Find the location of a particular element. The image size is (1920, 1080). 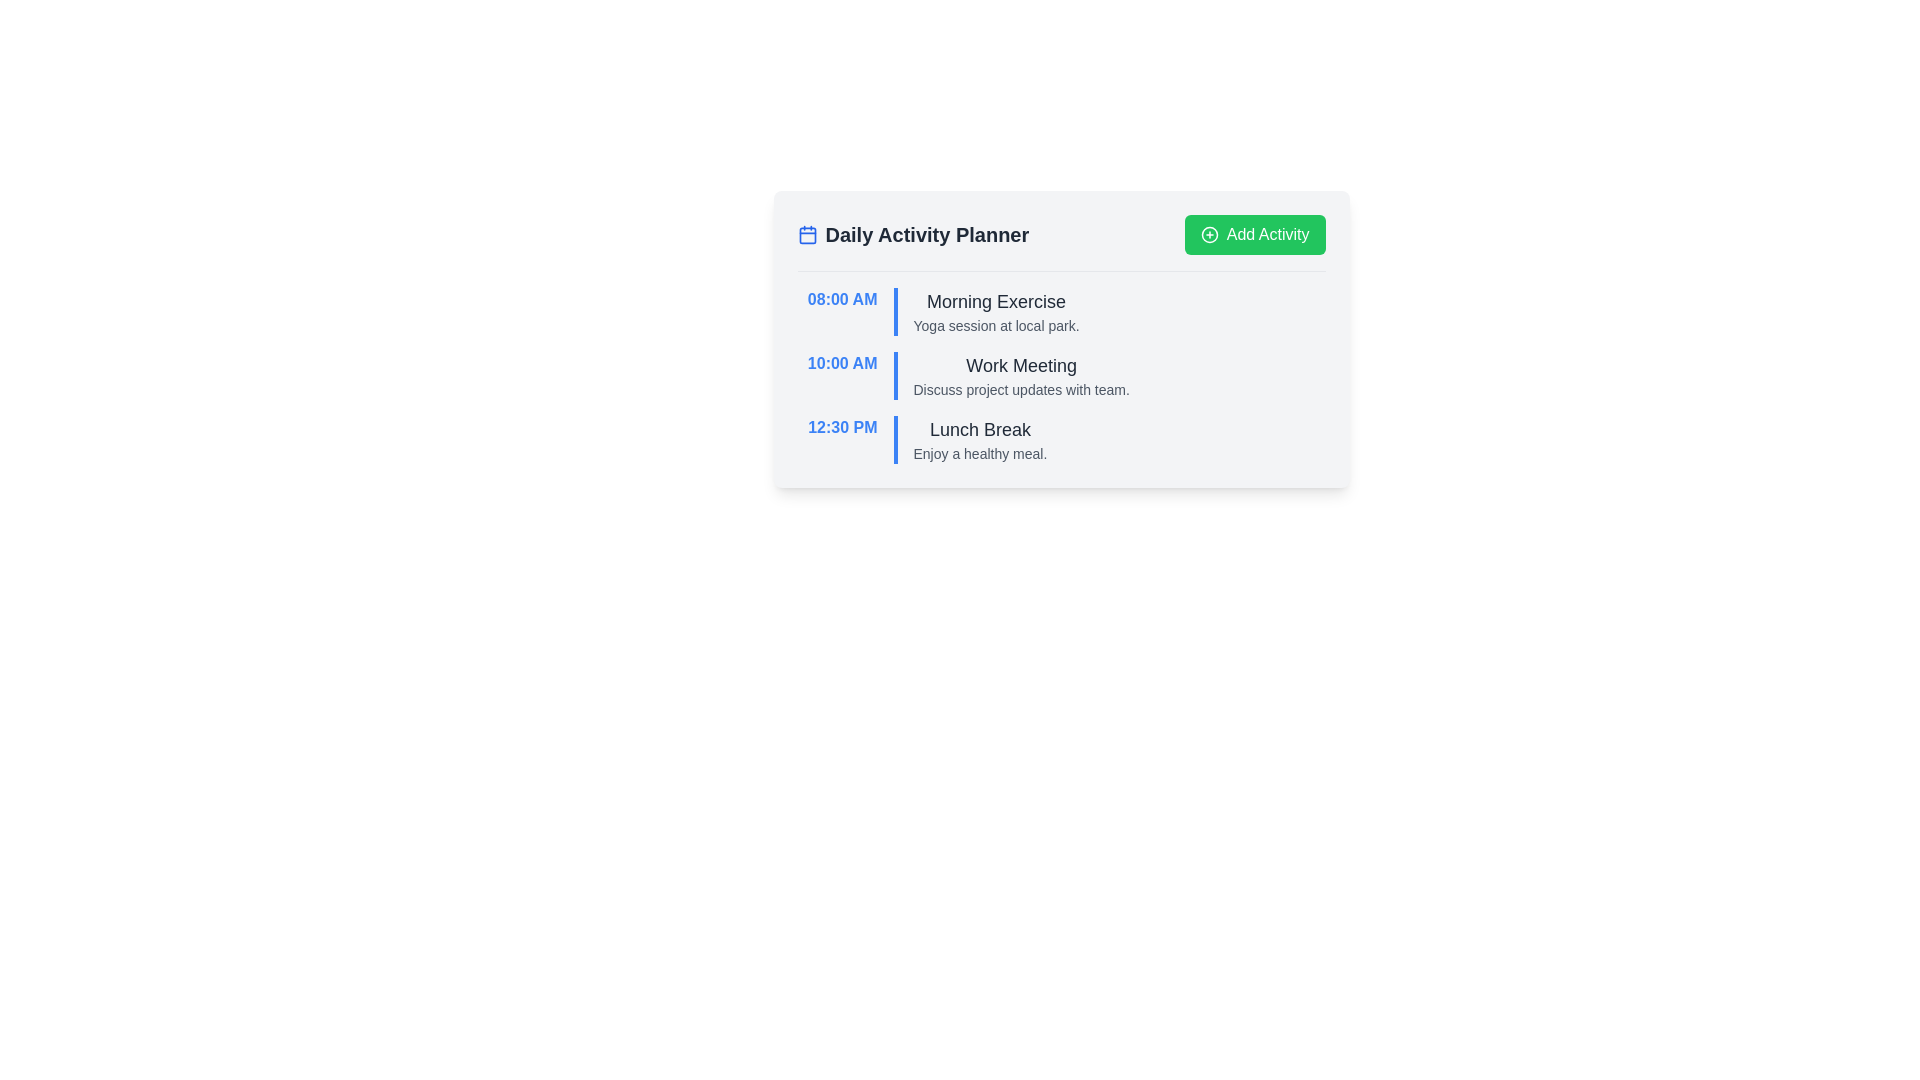

the blue calendar icon located to the left of the 'Daily Activity Planner' text in the header area of the activity planner card is located at coordinates (807, 234).